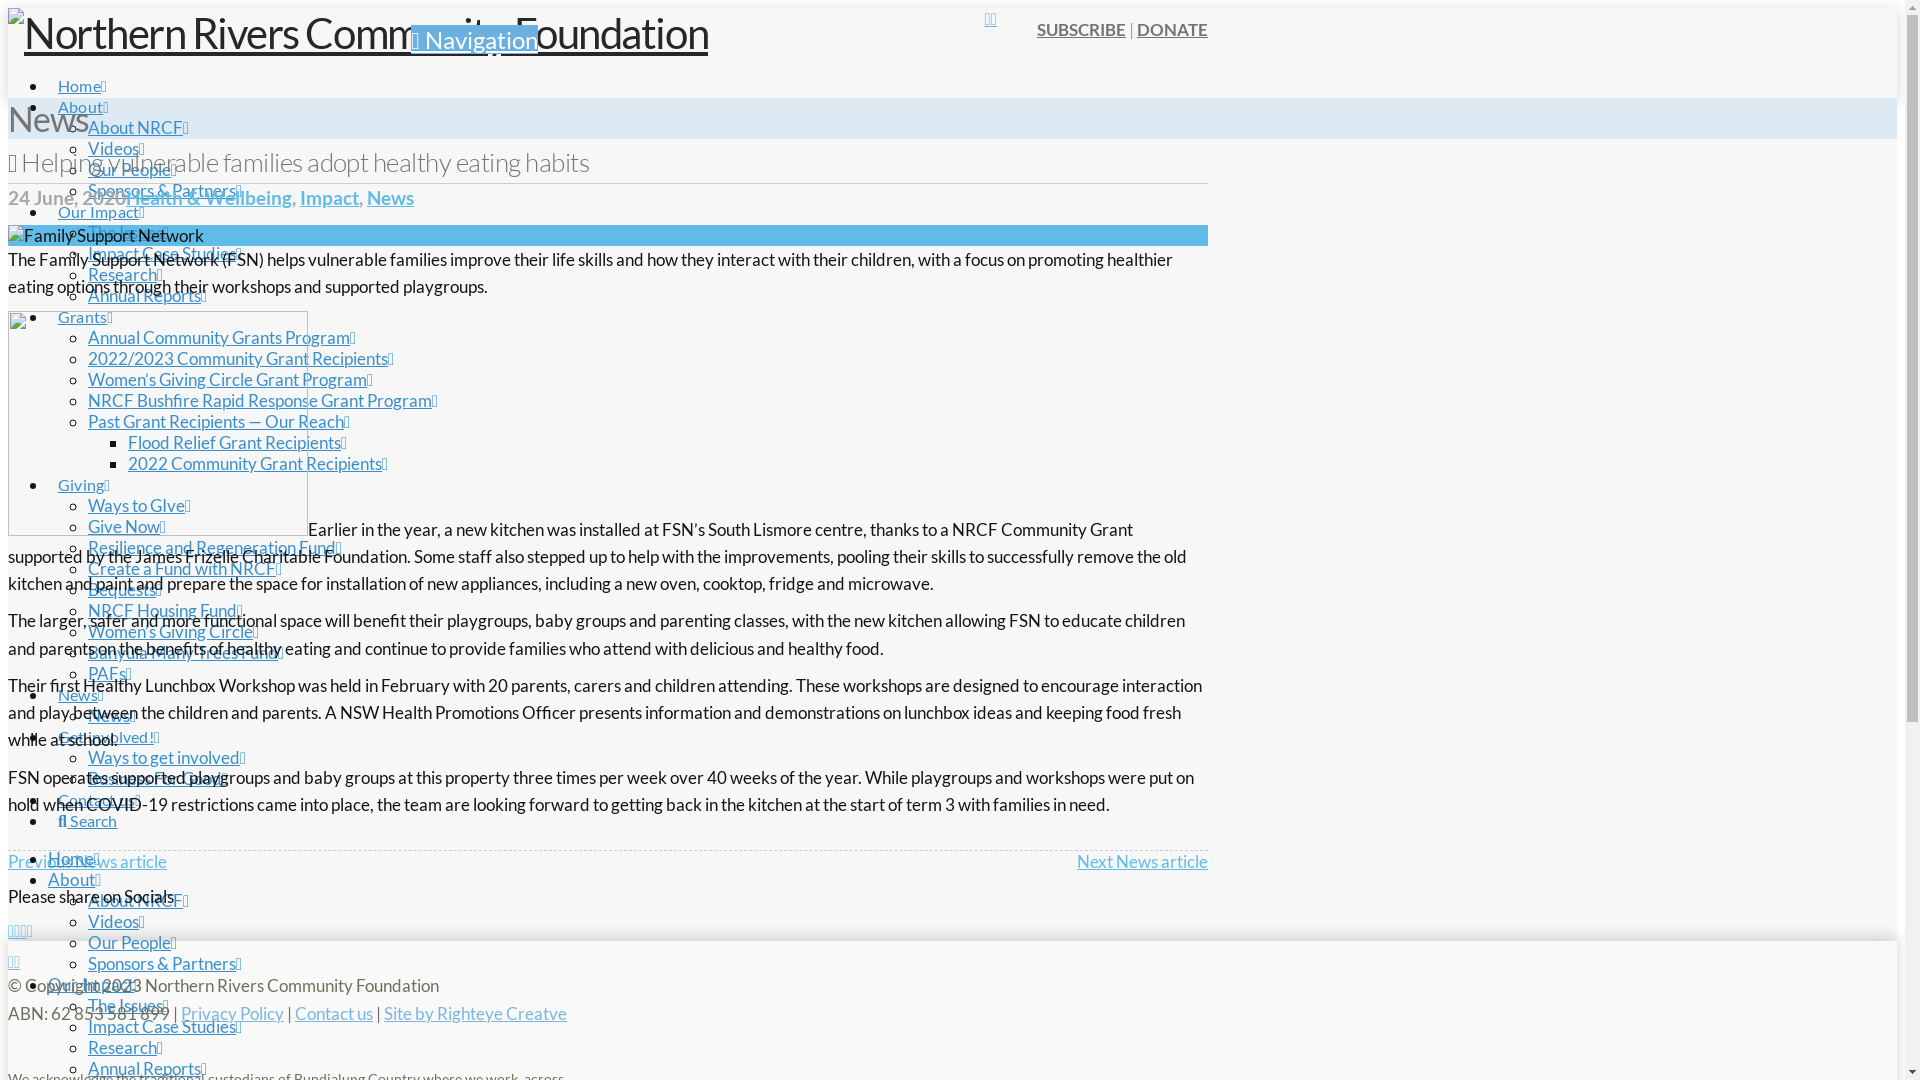 Image resolution: width=1920 pixels, height=1080 pixels. I want to click on 'Instagram', so click(17, 960).